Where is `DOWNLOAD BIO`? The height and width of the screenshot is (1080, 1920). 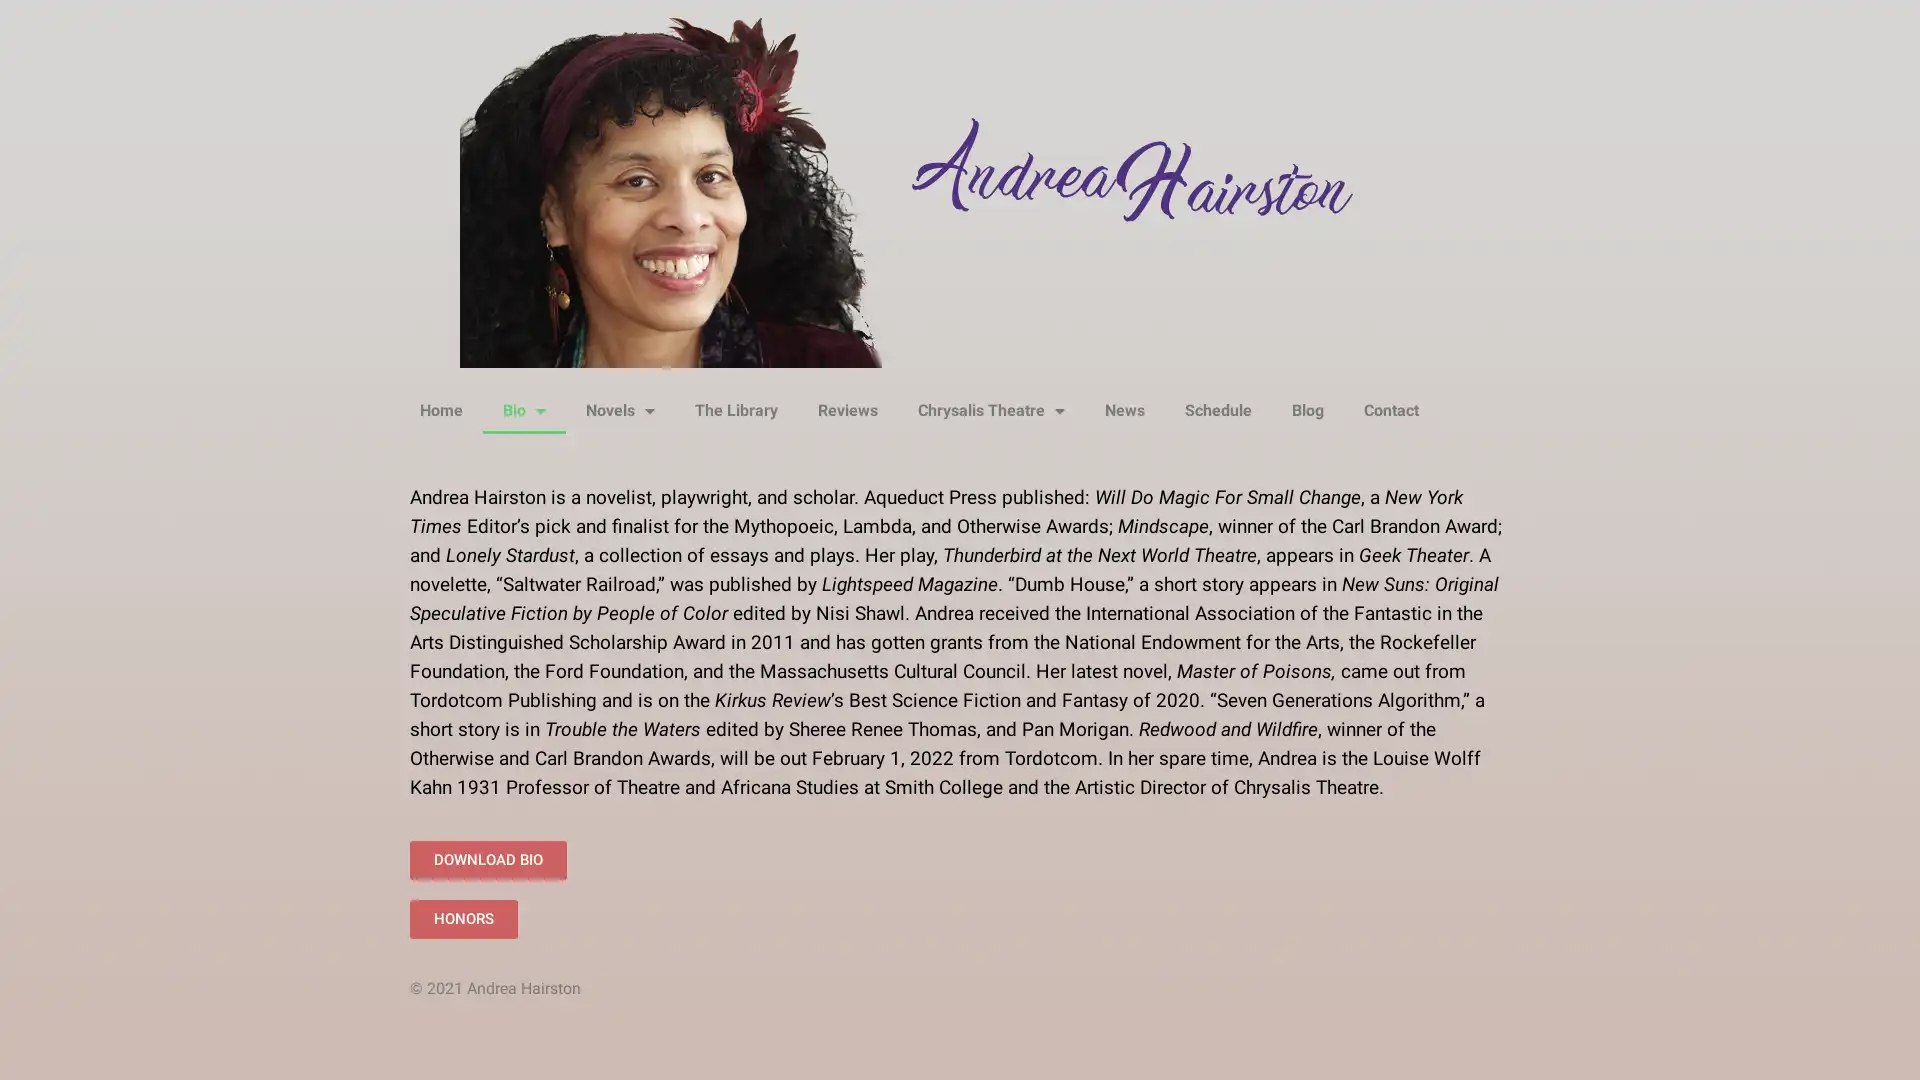 DOWNLOAD BIO is located at coordinates (488, 859).